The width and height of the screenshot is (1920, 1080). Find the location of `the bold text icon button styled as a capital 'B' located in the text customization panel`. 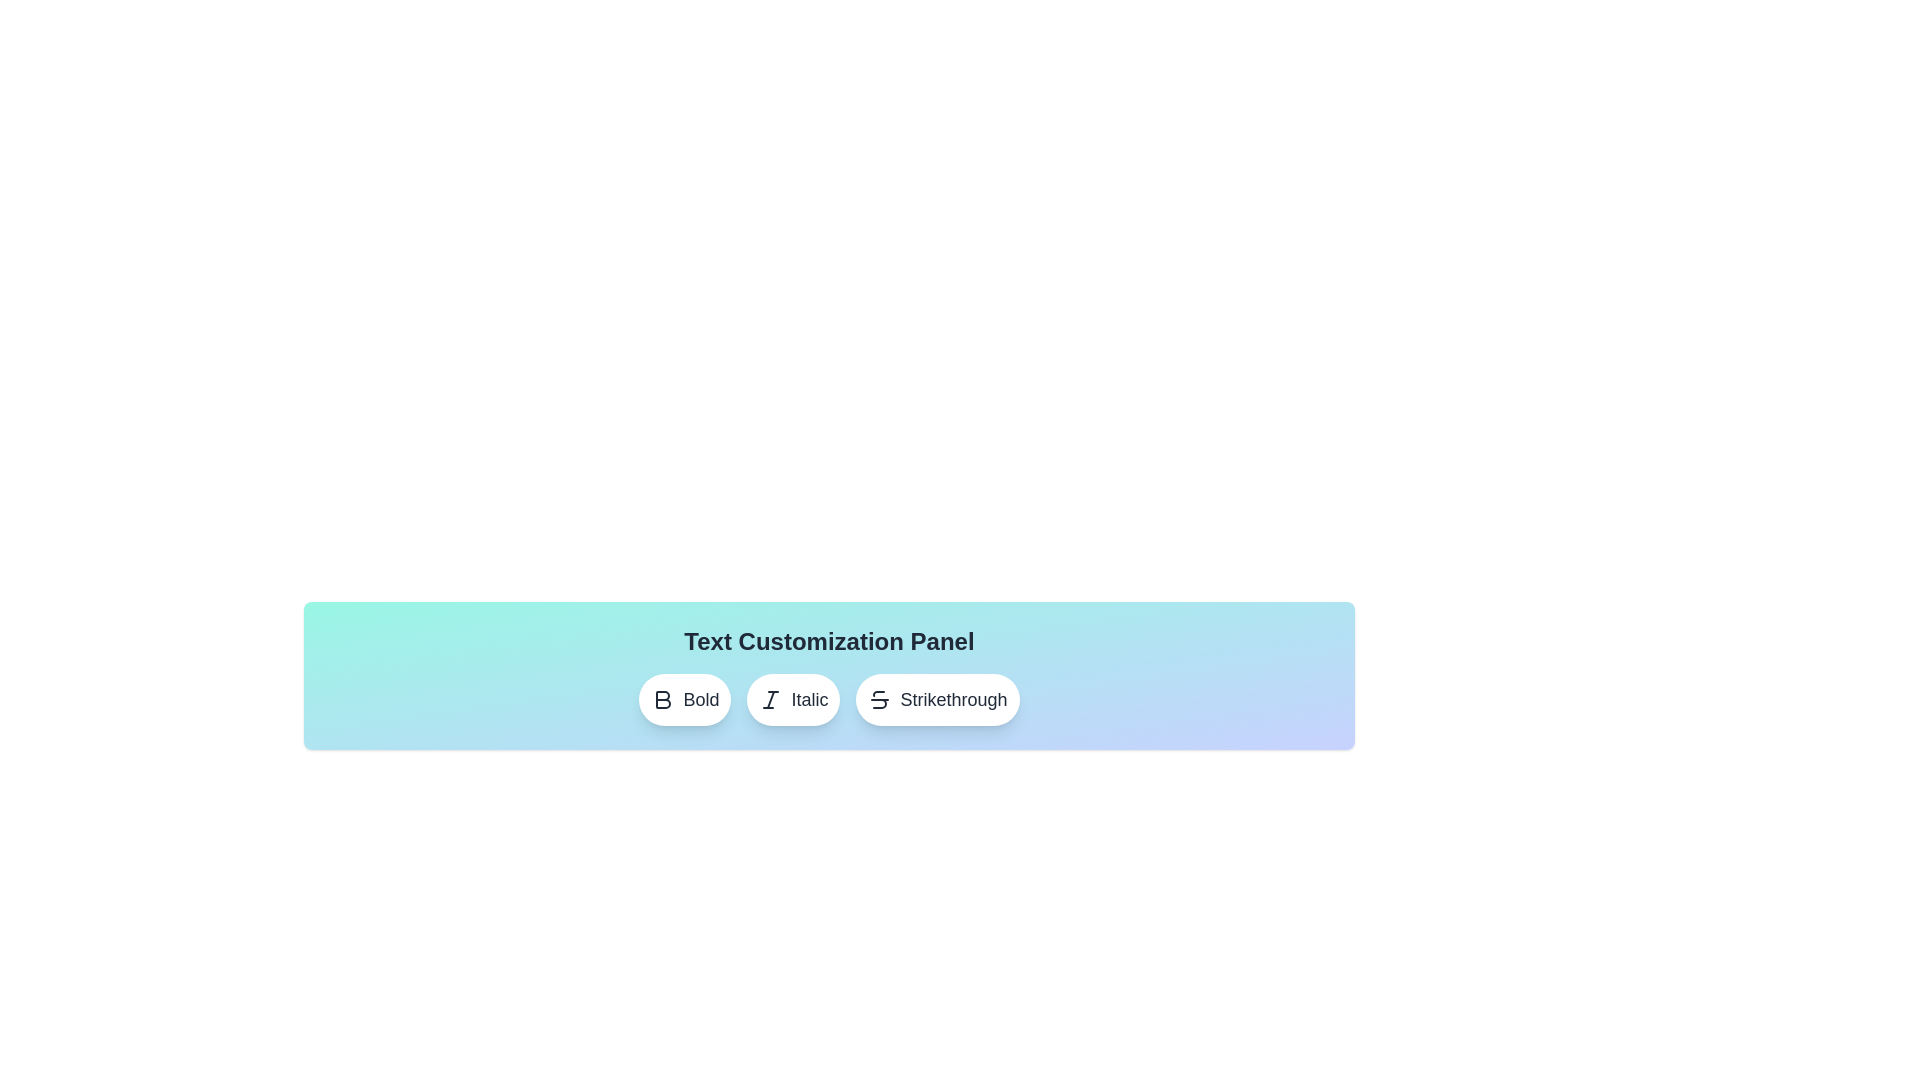

the bold text icon button styled as a capital 'B' located in the text customization panel is located at coordinates (663, 698).